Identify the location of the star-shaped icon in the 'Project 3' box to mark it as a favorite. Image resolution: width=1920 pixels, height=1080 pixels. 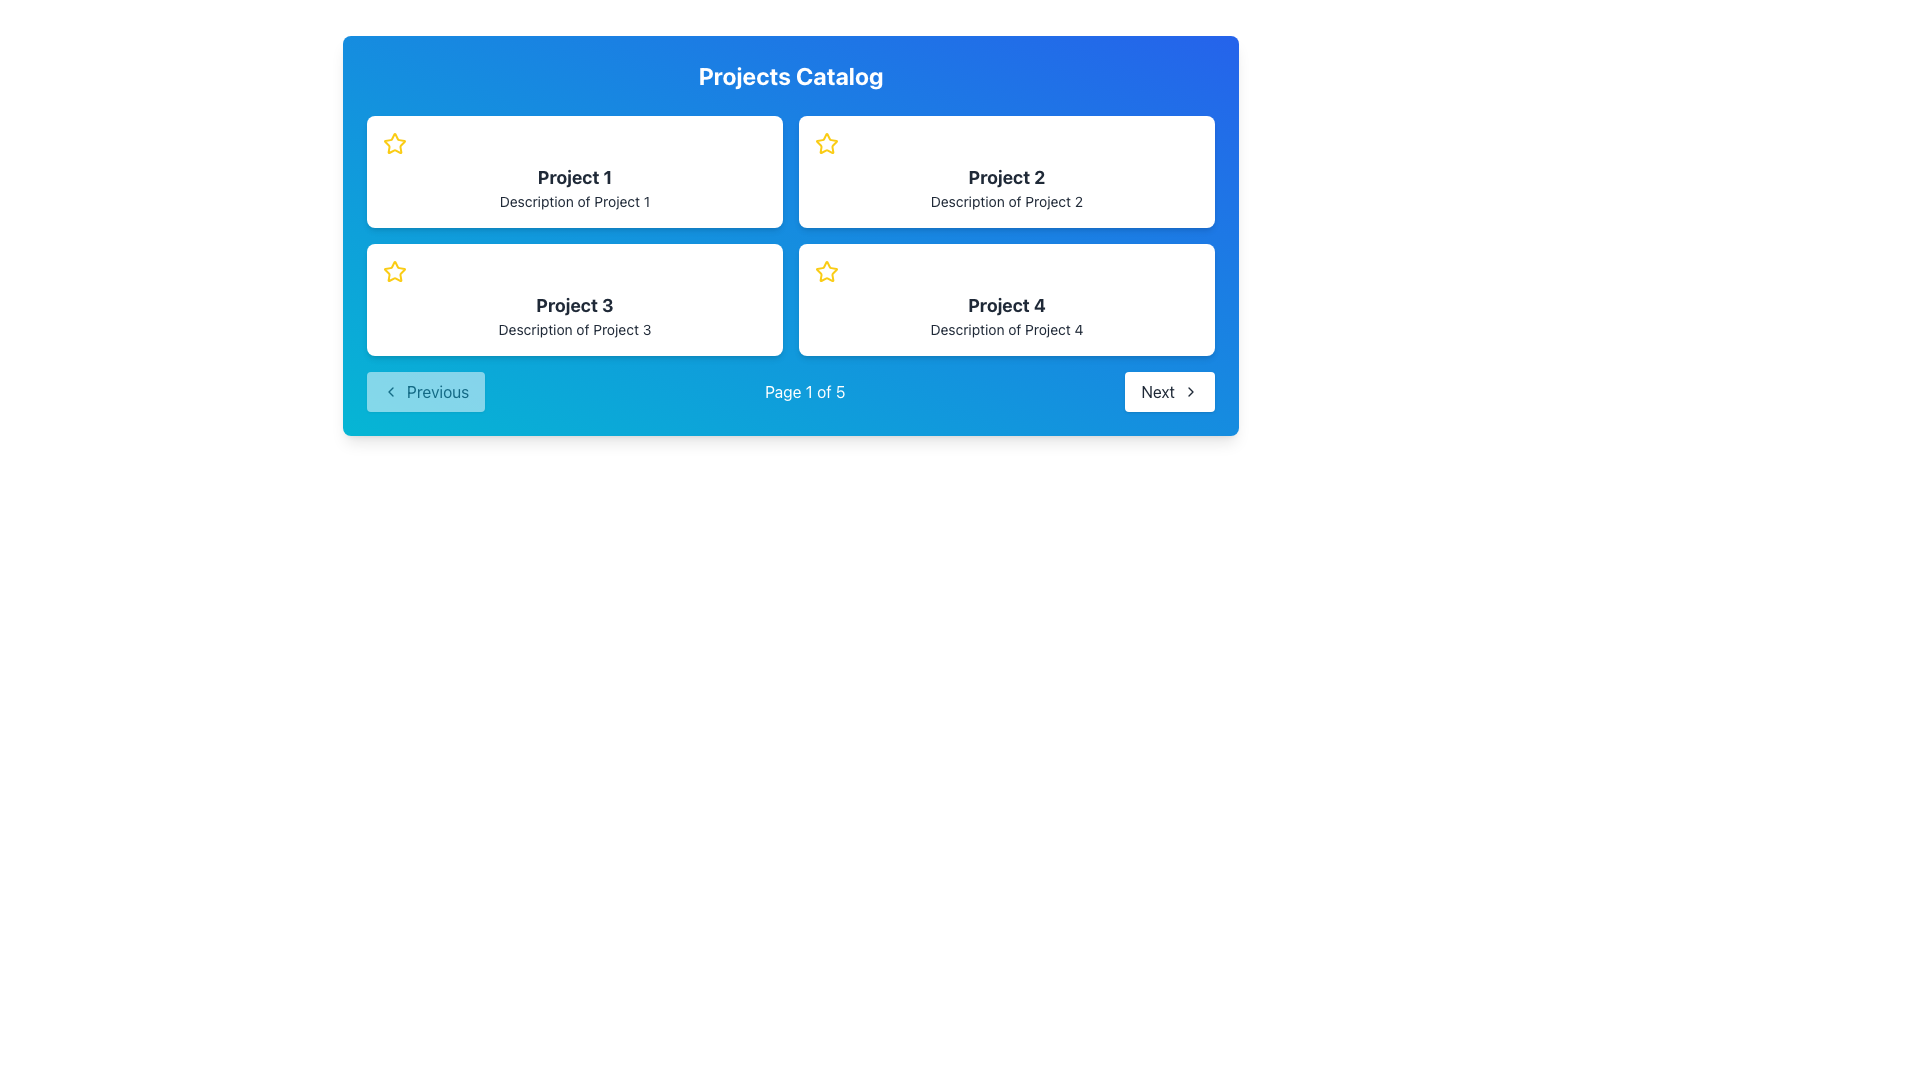
(394, 272).